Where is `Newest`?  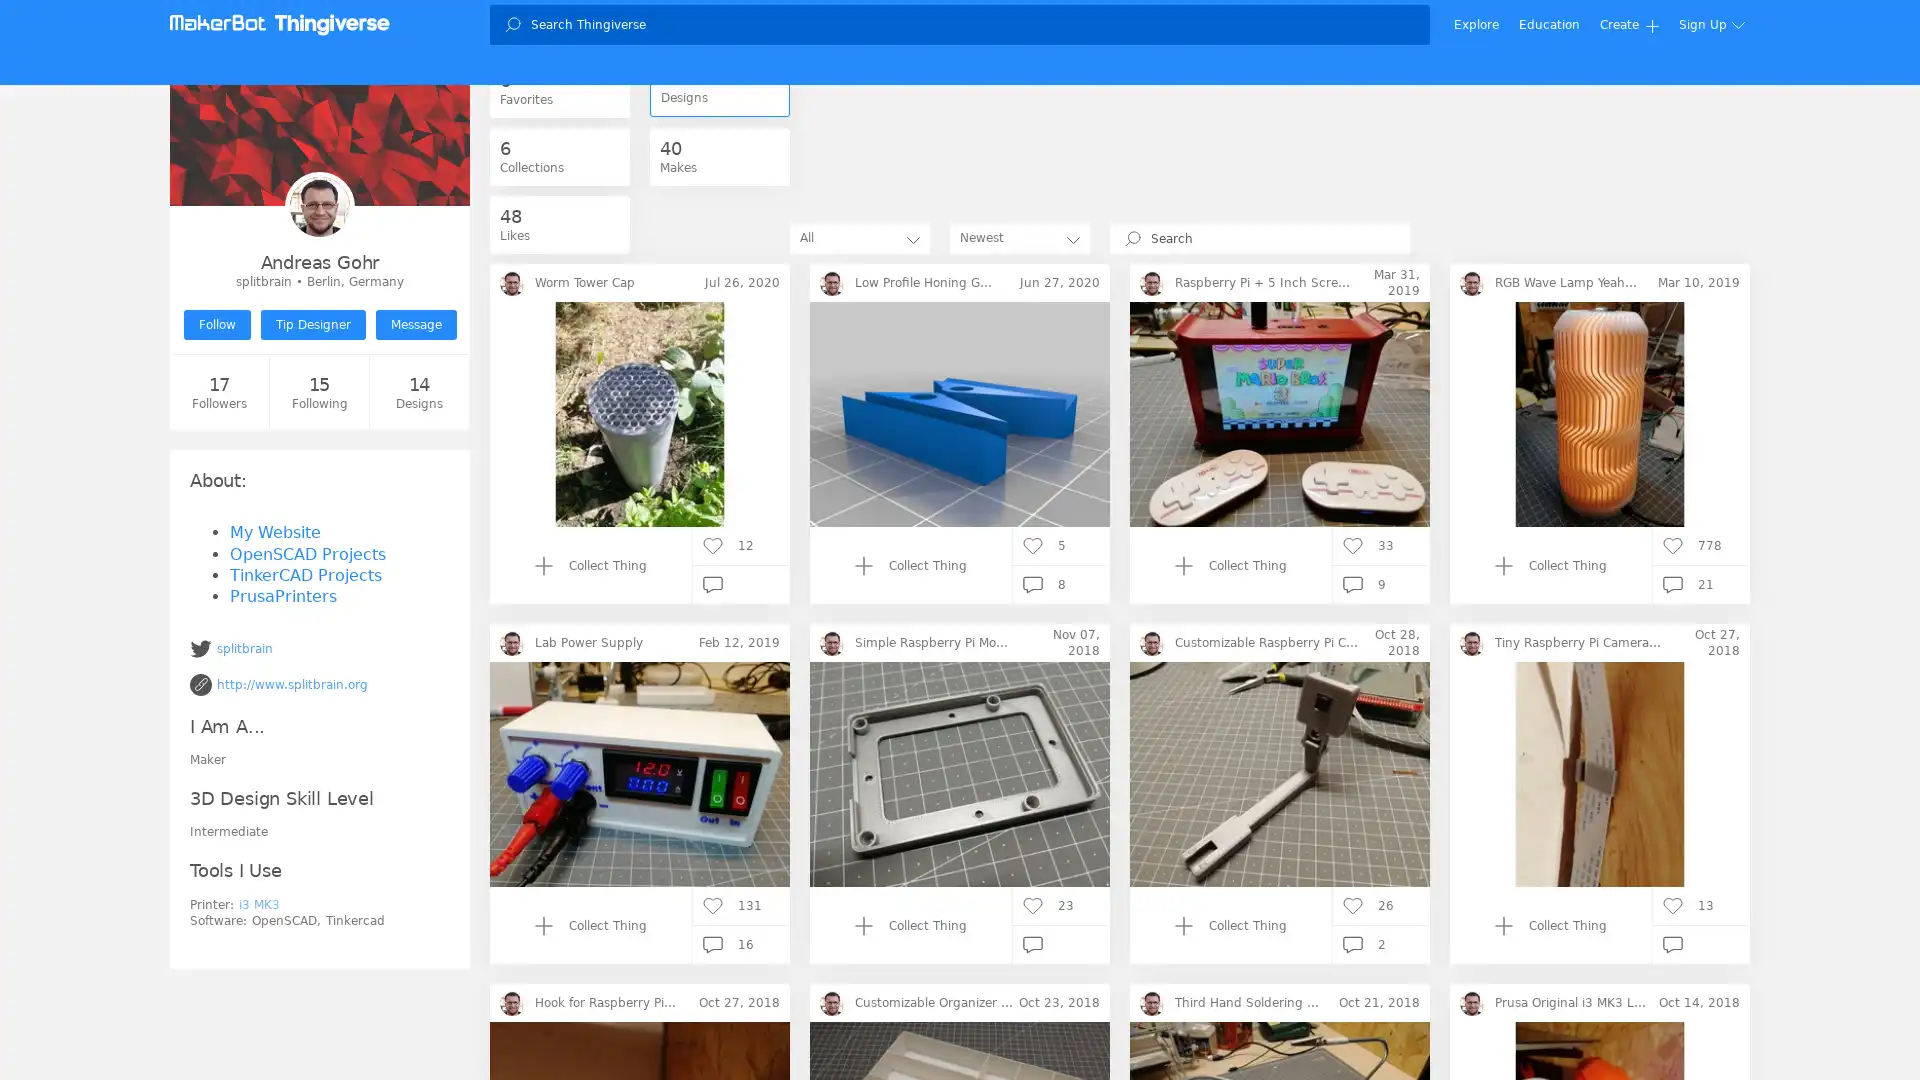 Newest is located at coordinates (1019, 238).